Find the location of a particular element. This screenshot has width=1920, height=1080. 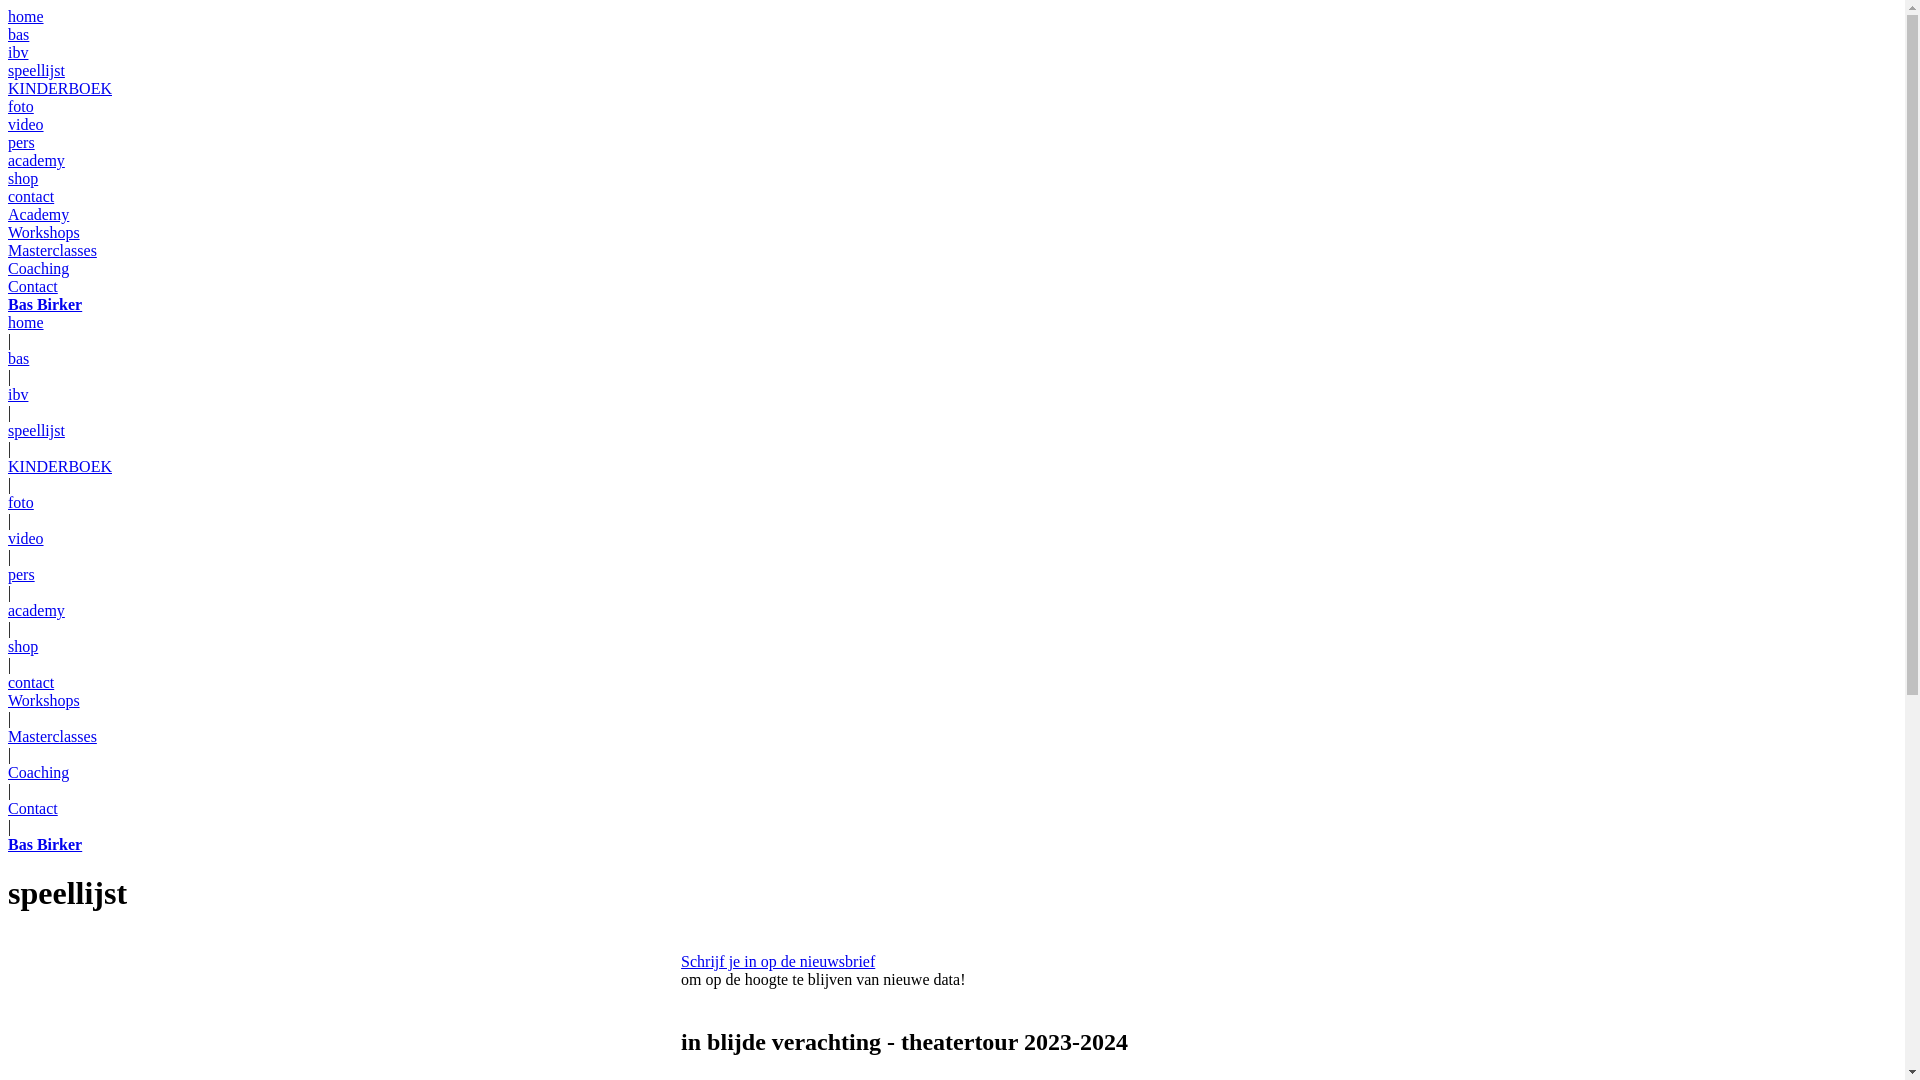

'contact' is located at coordinates (30, 196).